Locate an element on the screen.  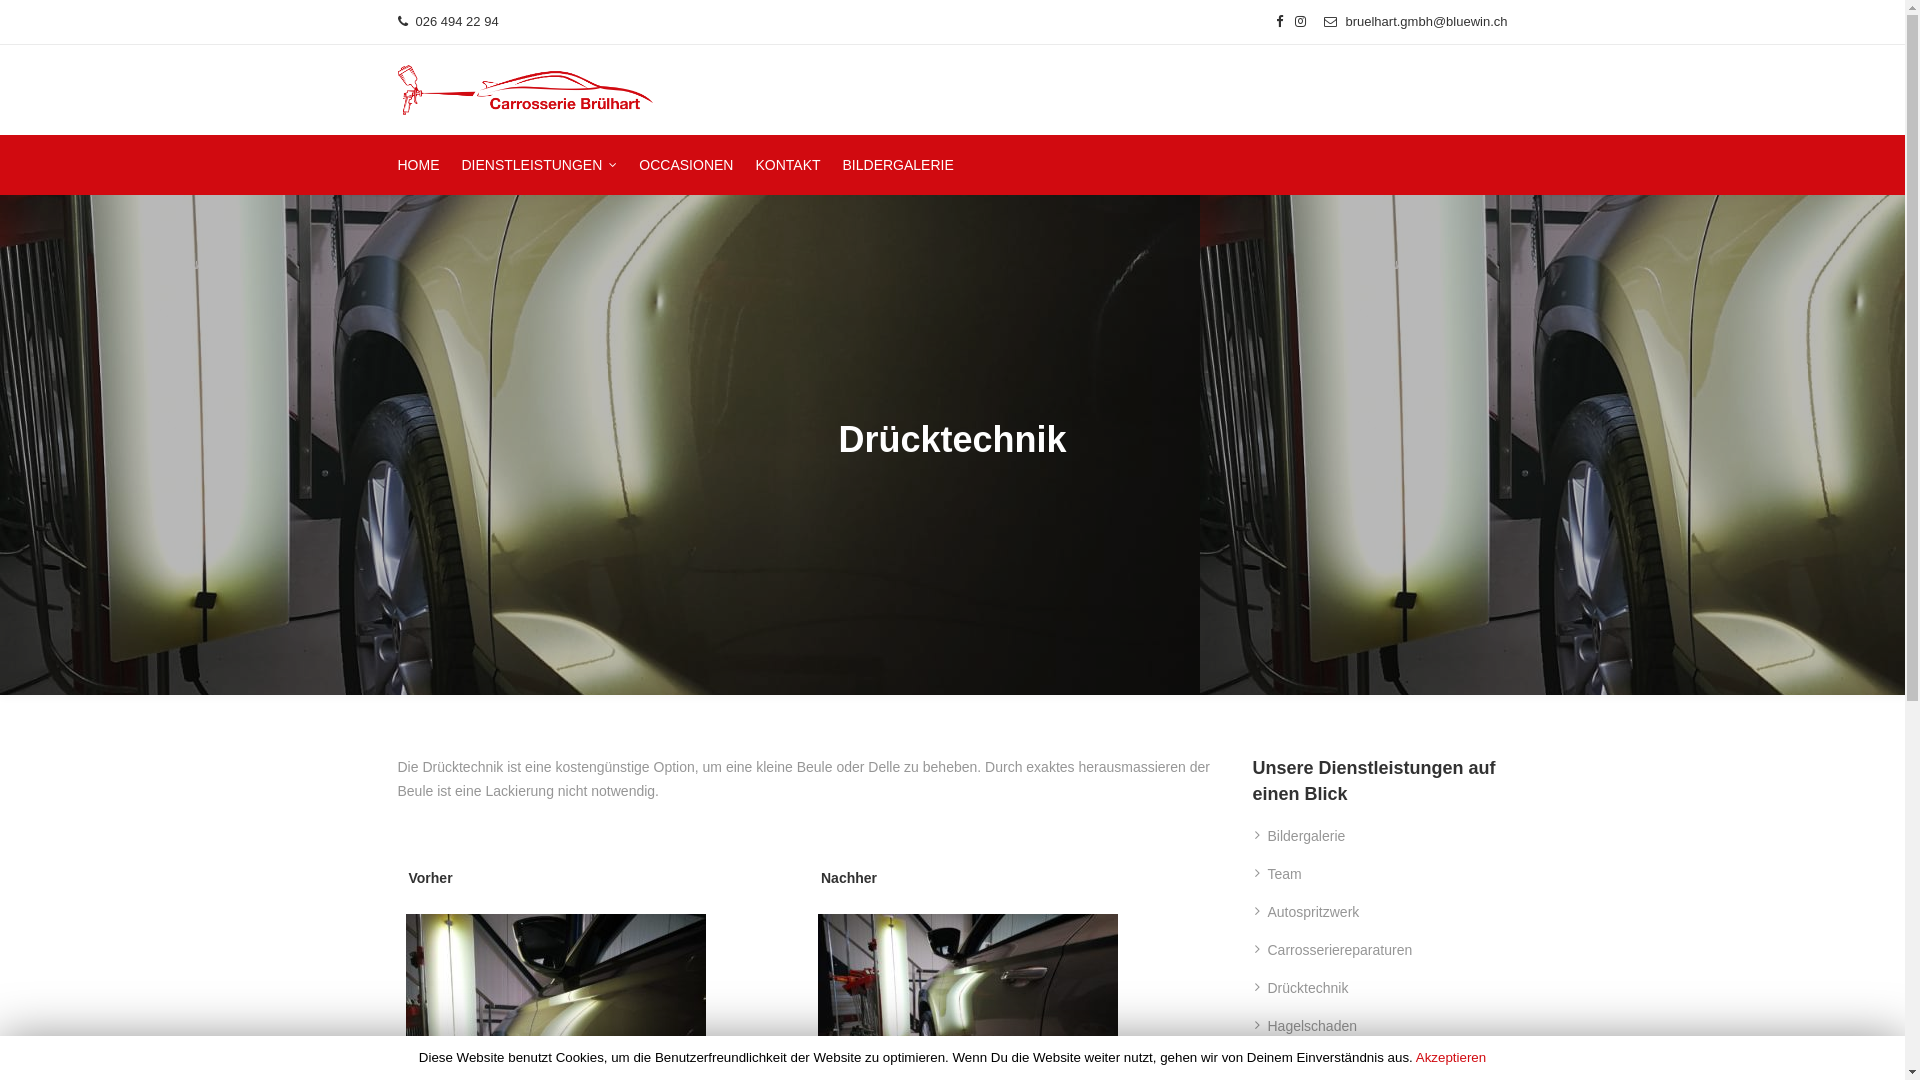
'DIENSTLEISTUNGEN' is located at coordinates (539, 164).